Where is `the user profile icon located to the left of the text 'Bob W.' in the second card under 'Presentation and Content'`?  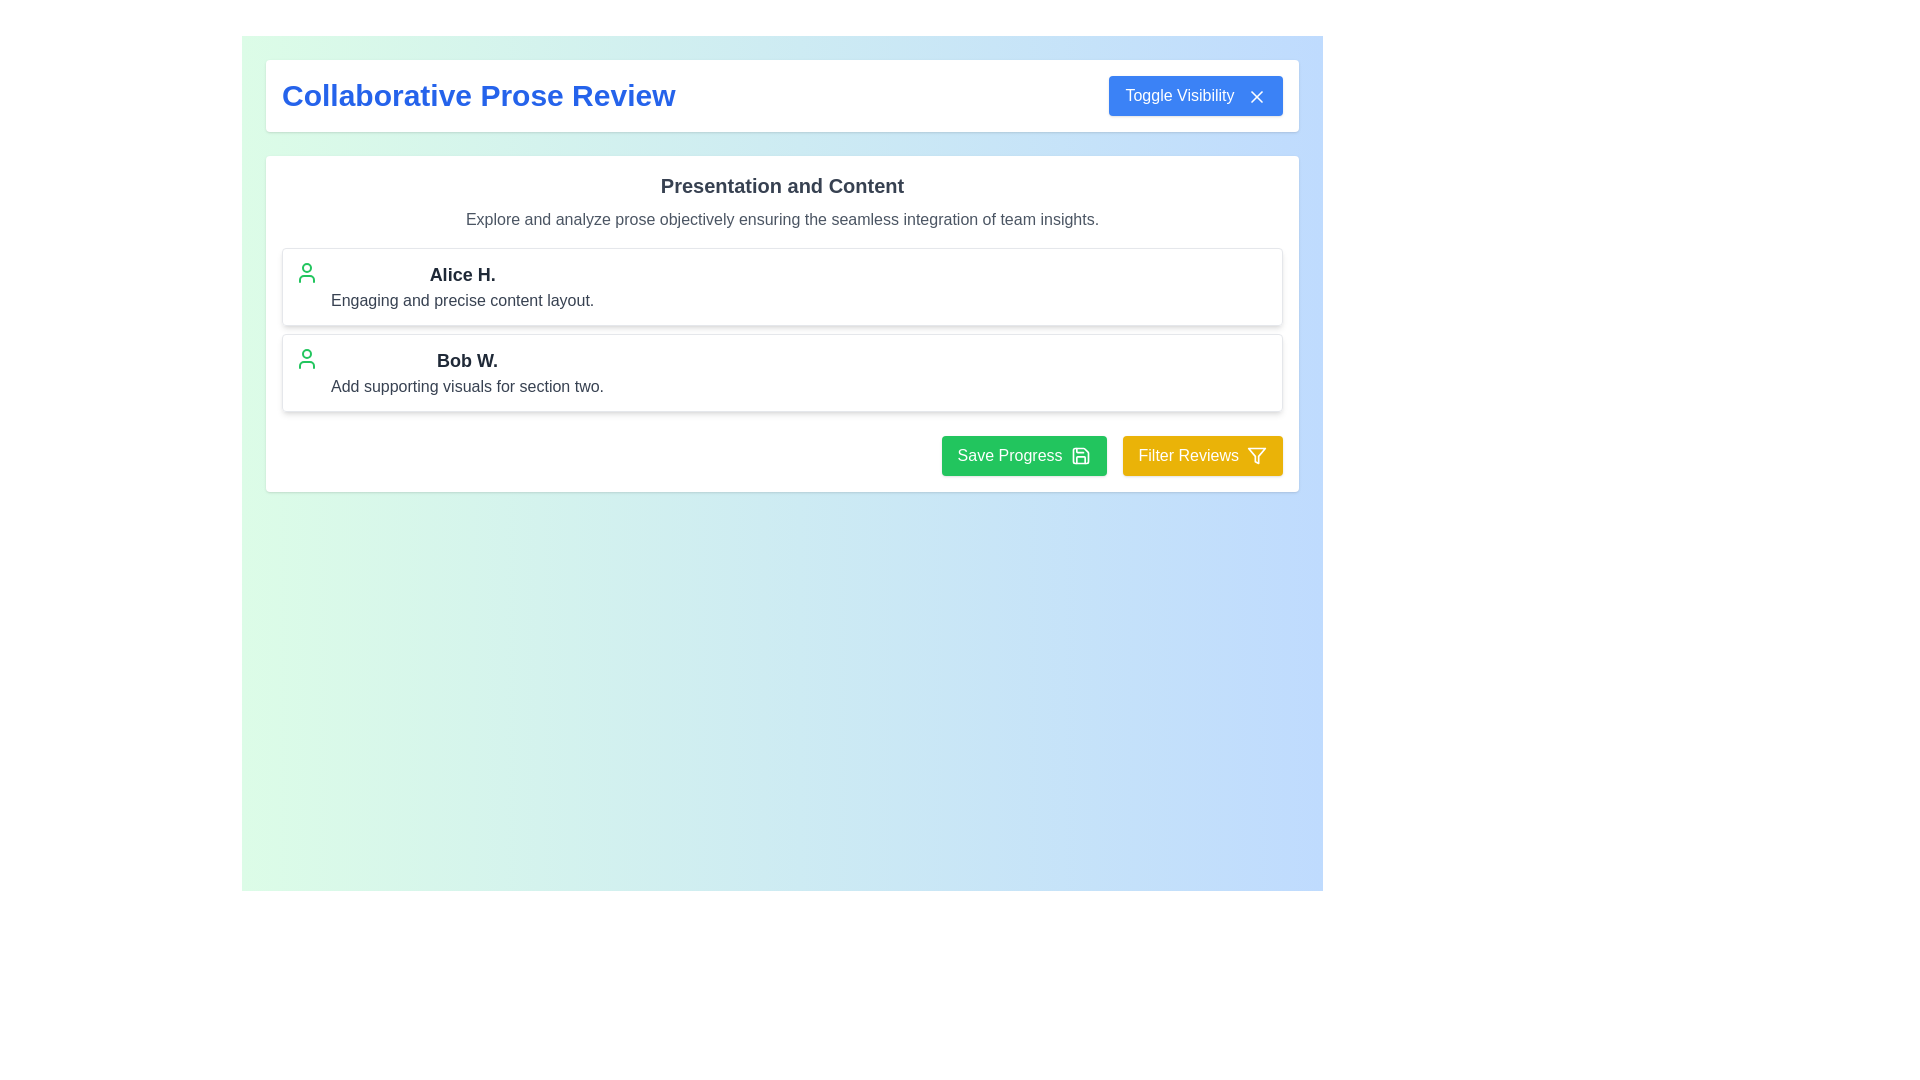 the user profile icon located to the left of the text 'Bob W.' in the second card under 'Presentation and Content' is located at coordinates (306, 357).